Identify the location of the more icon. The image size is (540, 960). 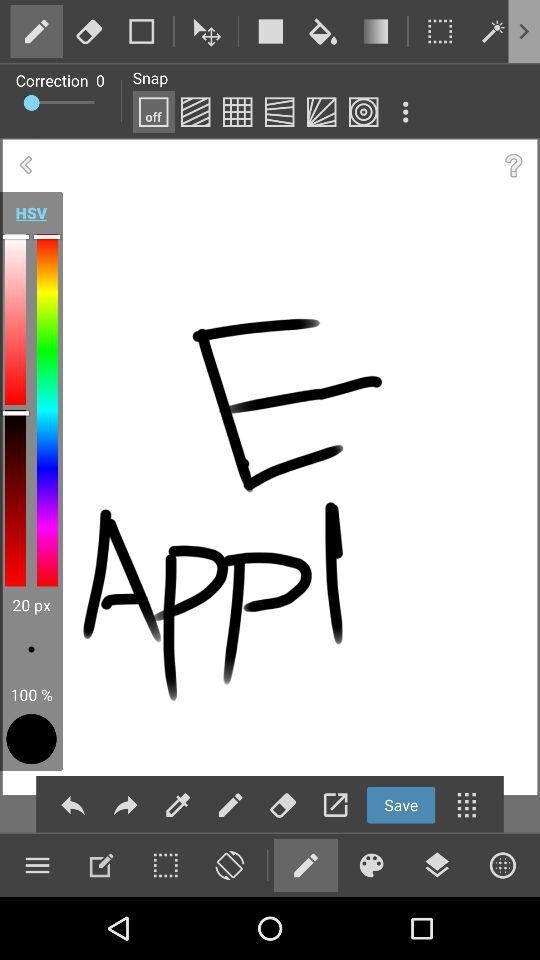
(164, 864).